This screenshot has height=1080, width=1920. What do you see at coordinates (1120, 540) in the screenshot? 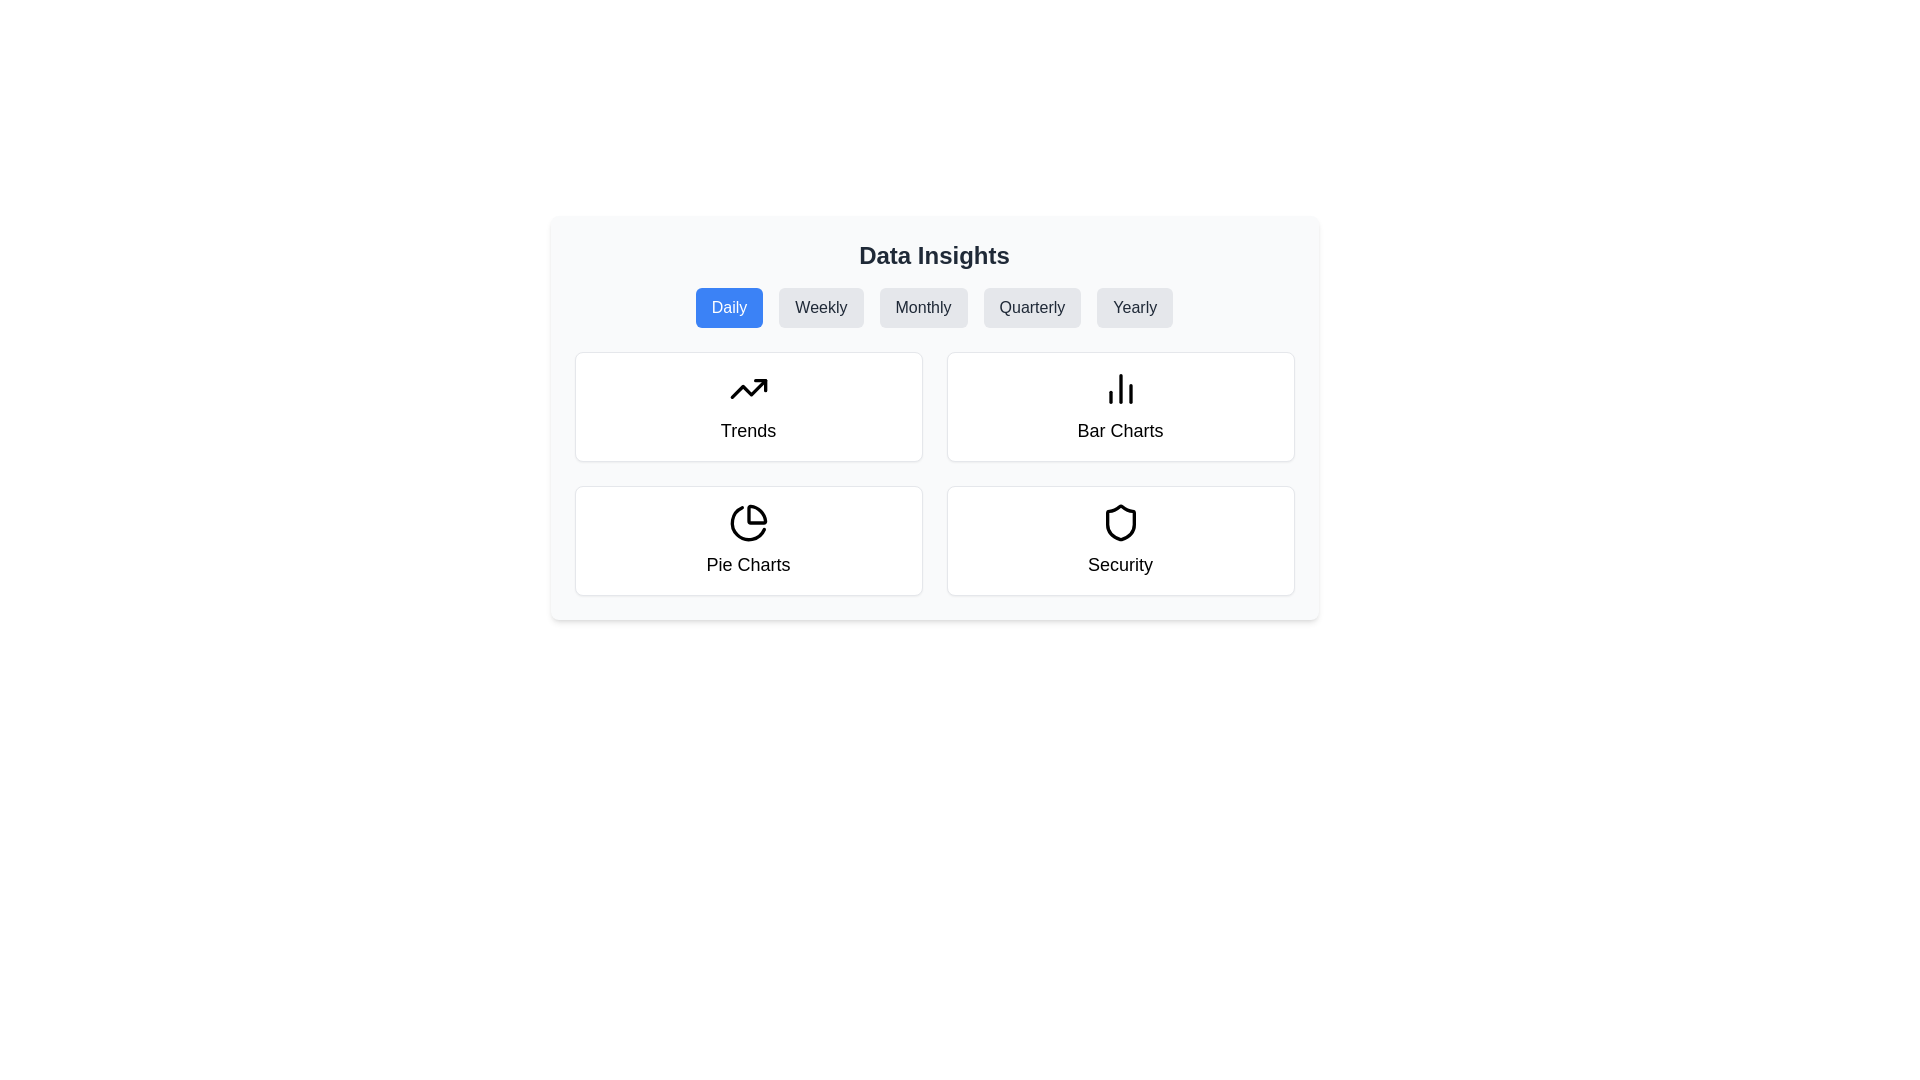
I see `the 'Security' section card located at the bottom-right of the 2x2 grid layout` at bounding box center [1120, 540].